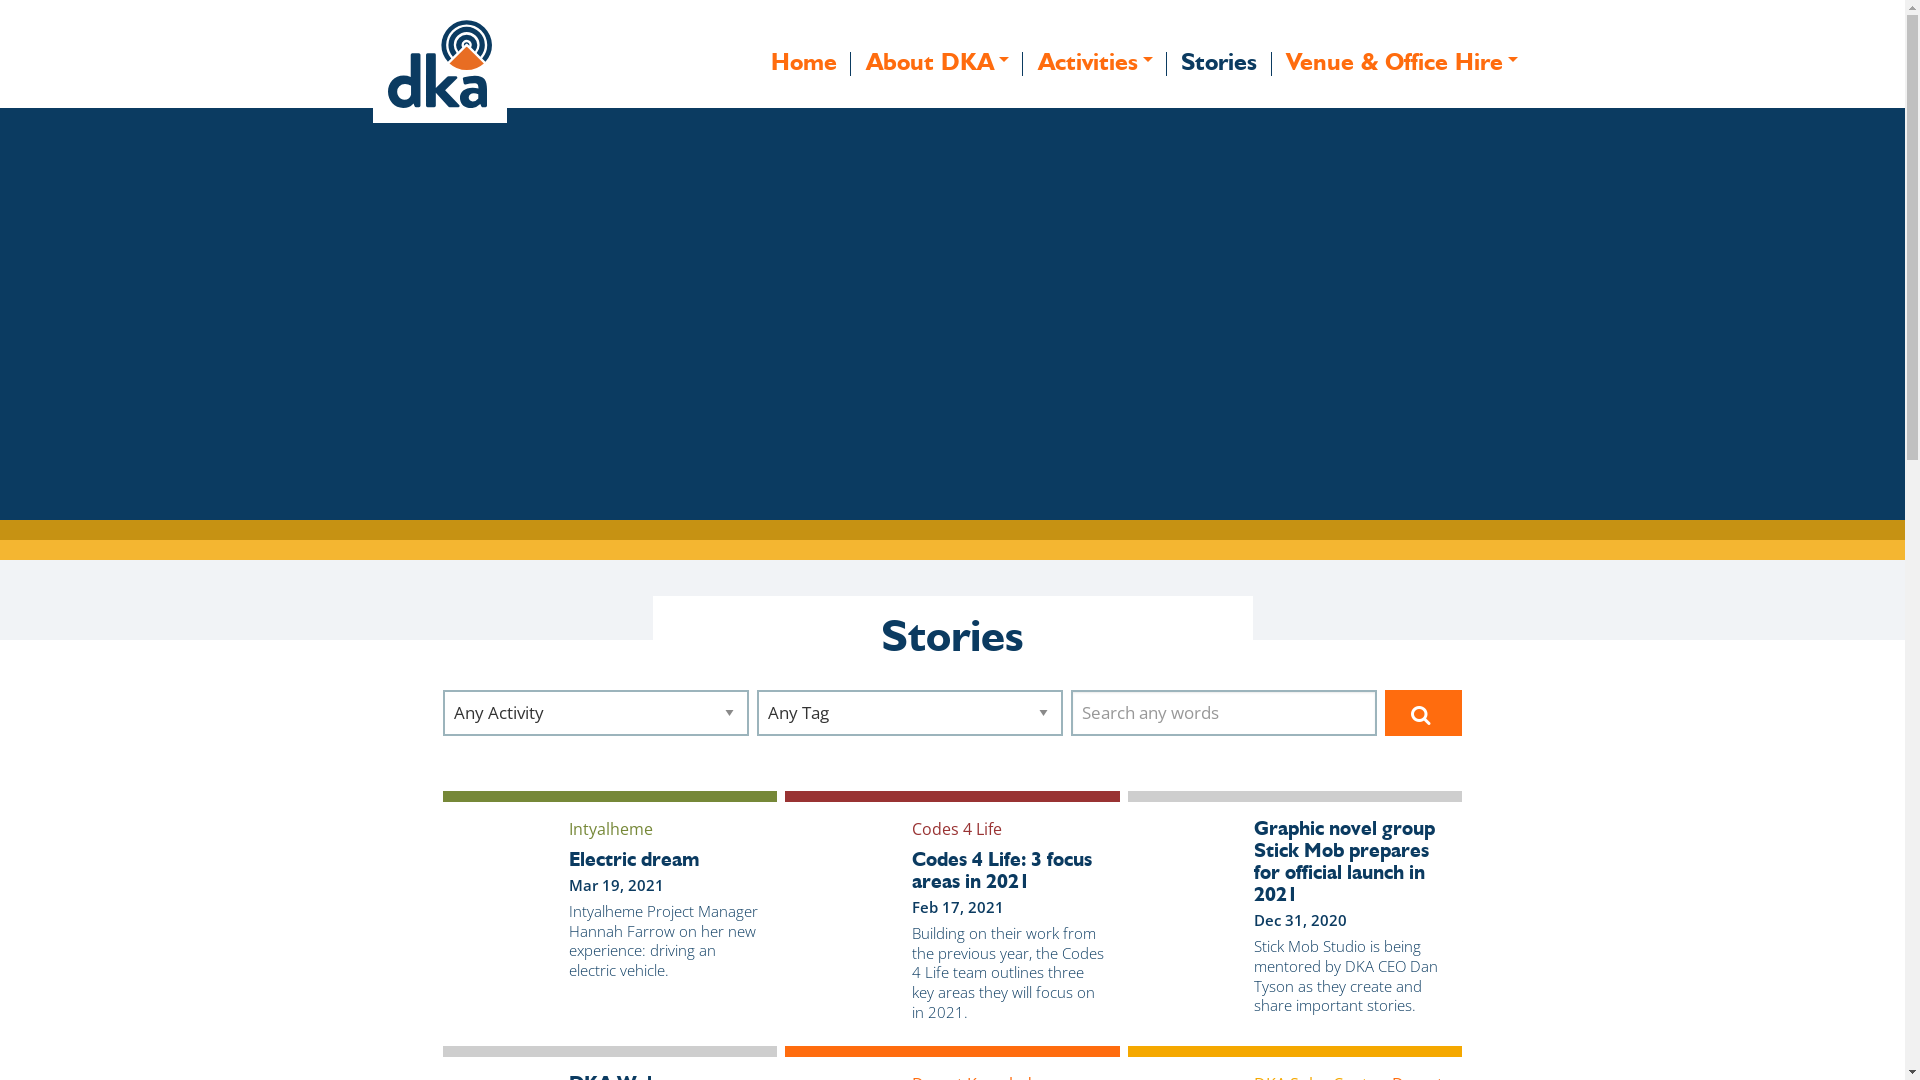 The height and width of the screenshot is (1080, 1920). What do you see at coordinates (609, 829) in the screenshot?
I see `'Intyalheme'` at bounding box center [609, 829].